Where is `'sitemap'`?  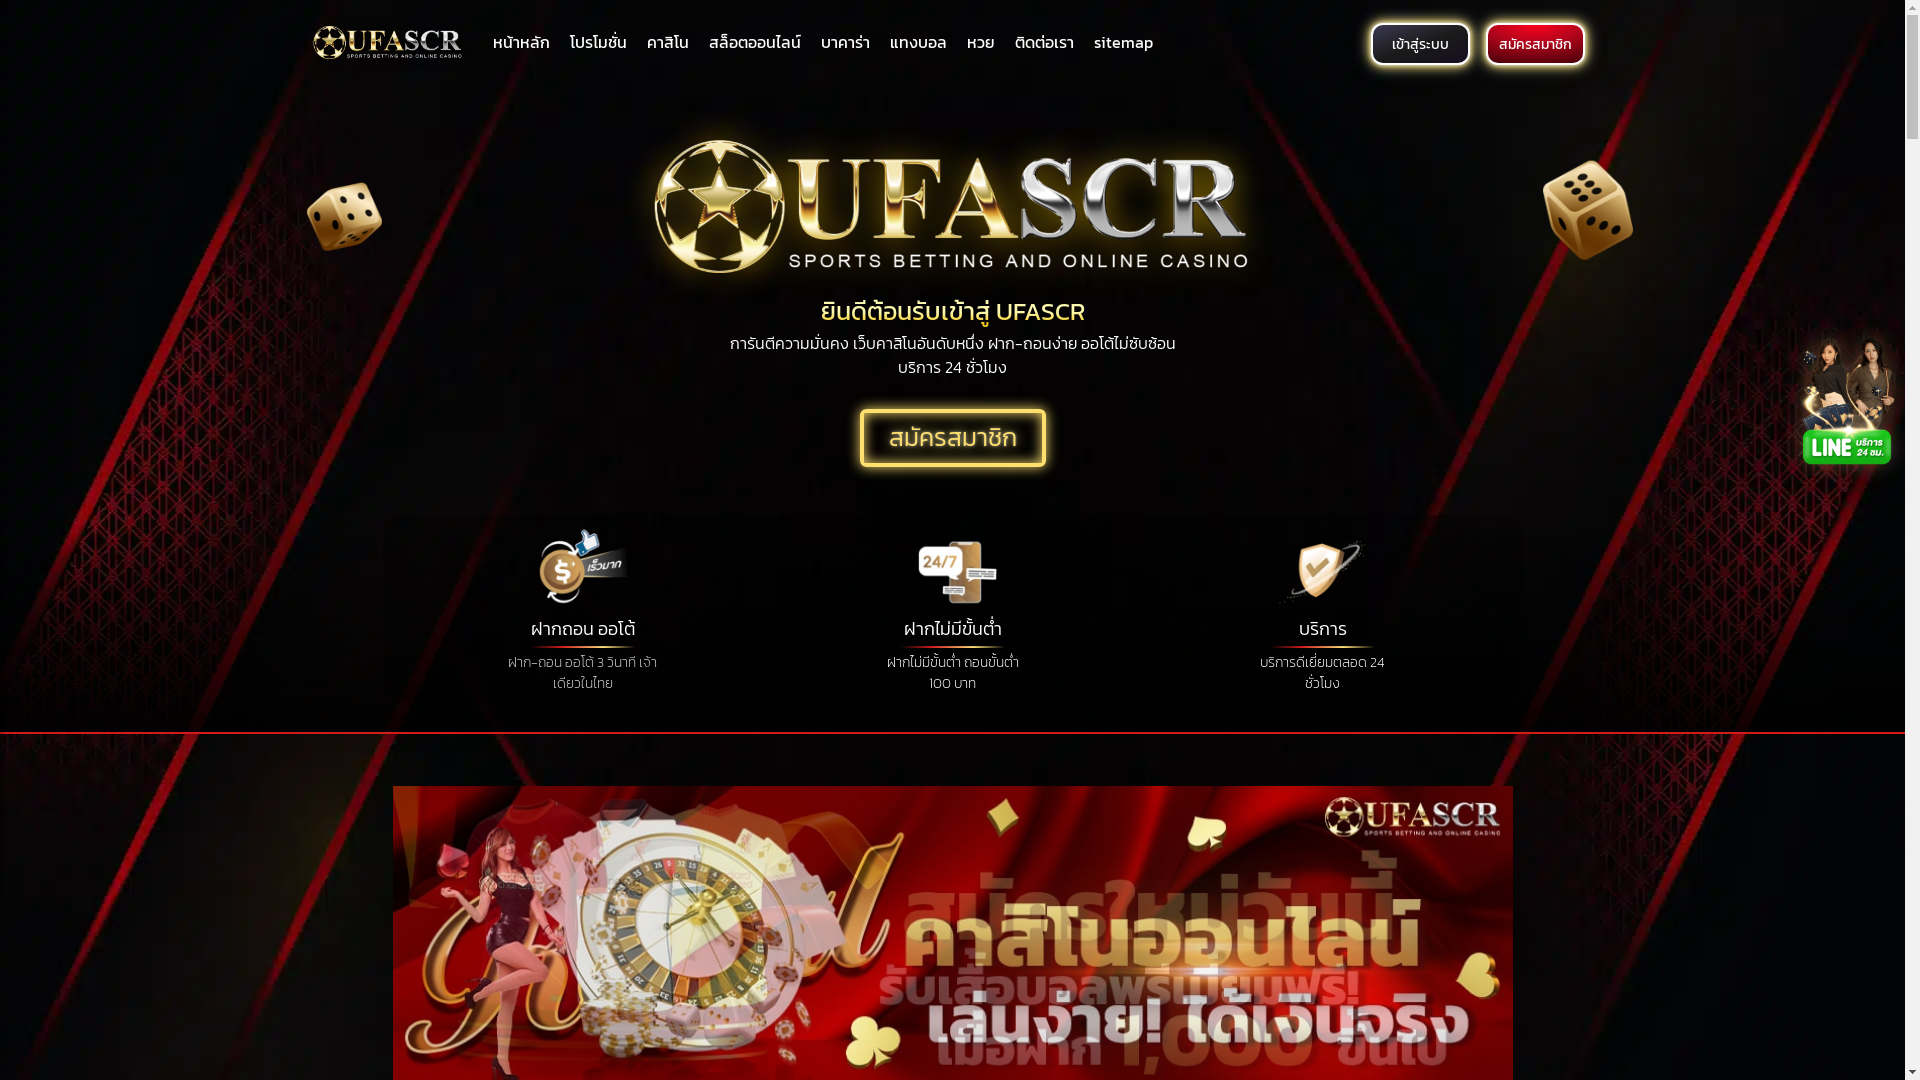
'sitemap' is located at coordinates (1123, 42).